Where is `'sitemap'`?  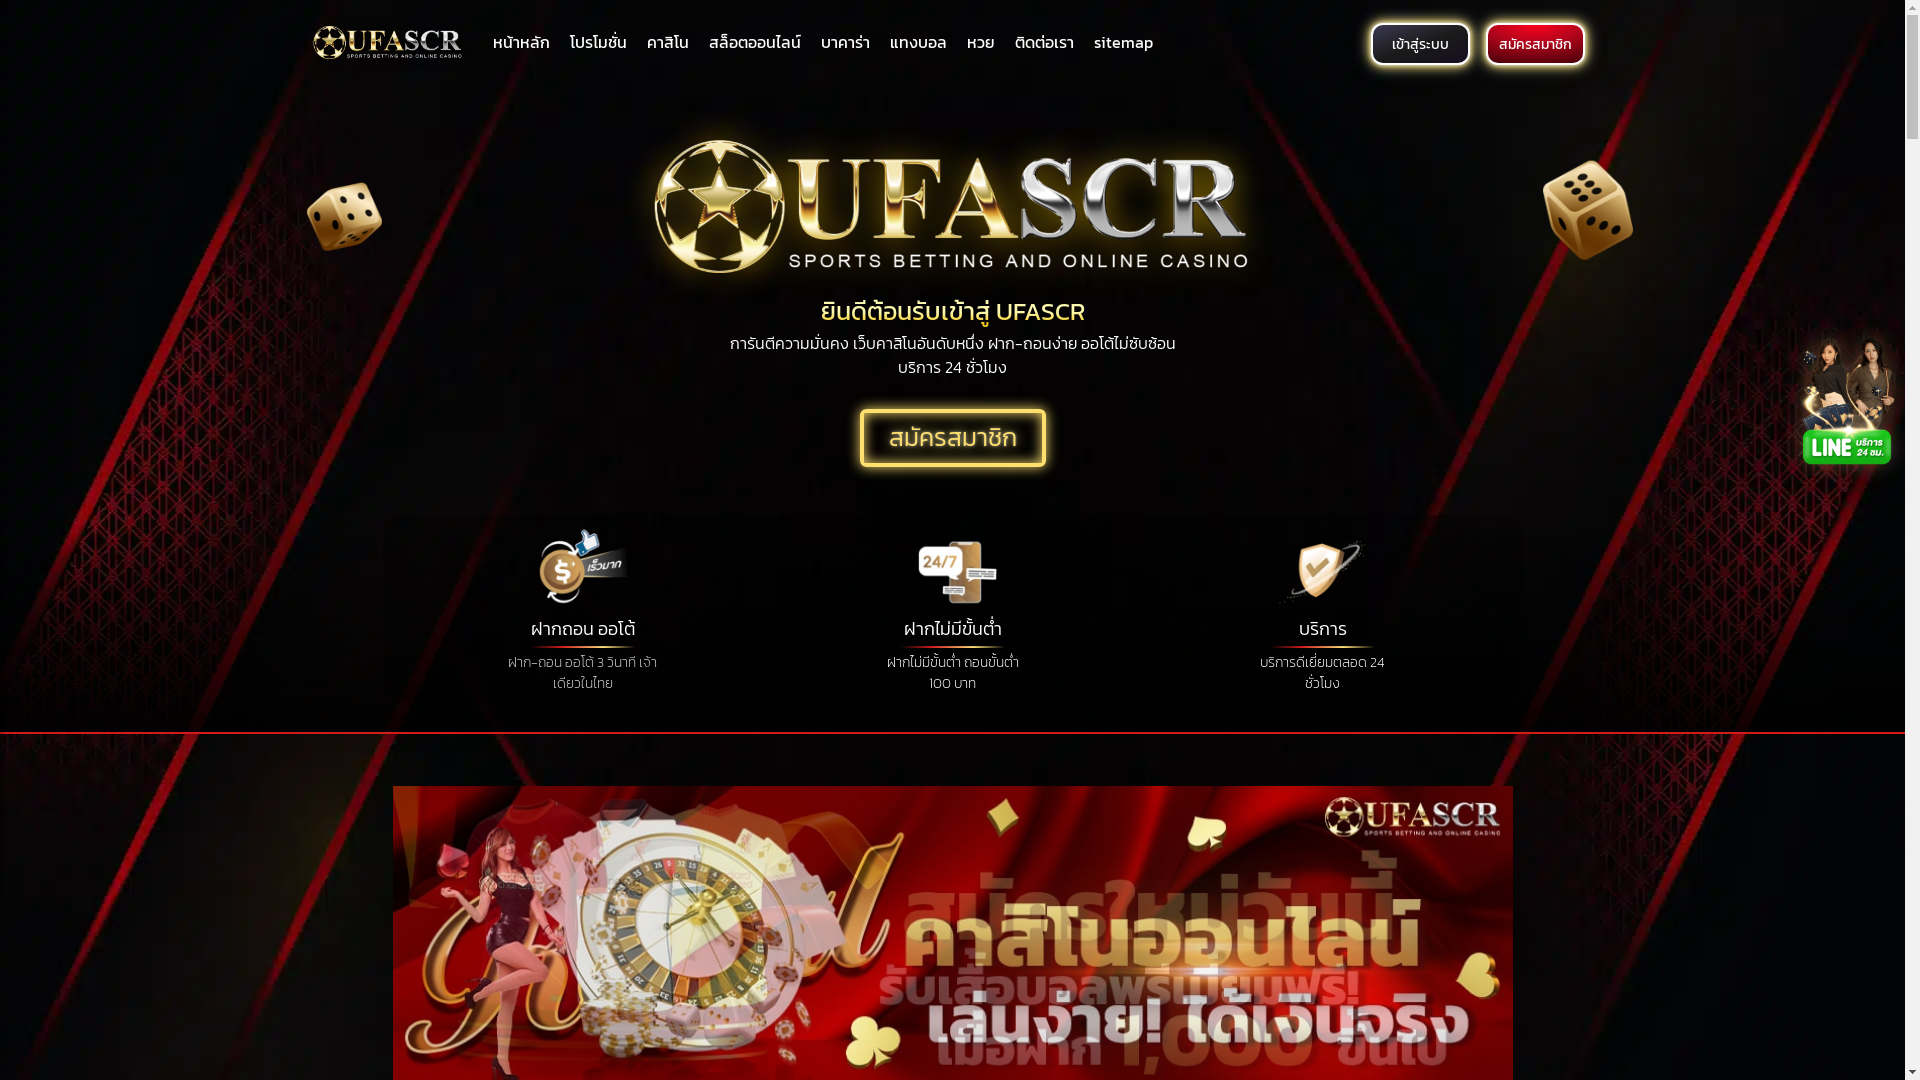
'sitemap' is located at coordinates (1123, 42).